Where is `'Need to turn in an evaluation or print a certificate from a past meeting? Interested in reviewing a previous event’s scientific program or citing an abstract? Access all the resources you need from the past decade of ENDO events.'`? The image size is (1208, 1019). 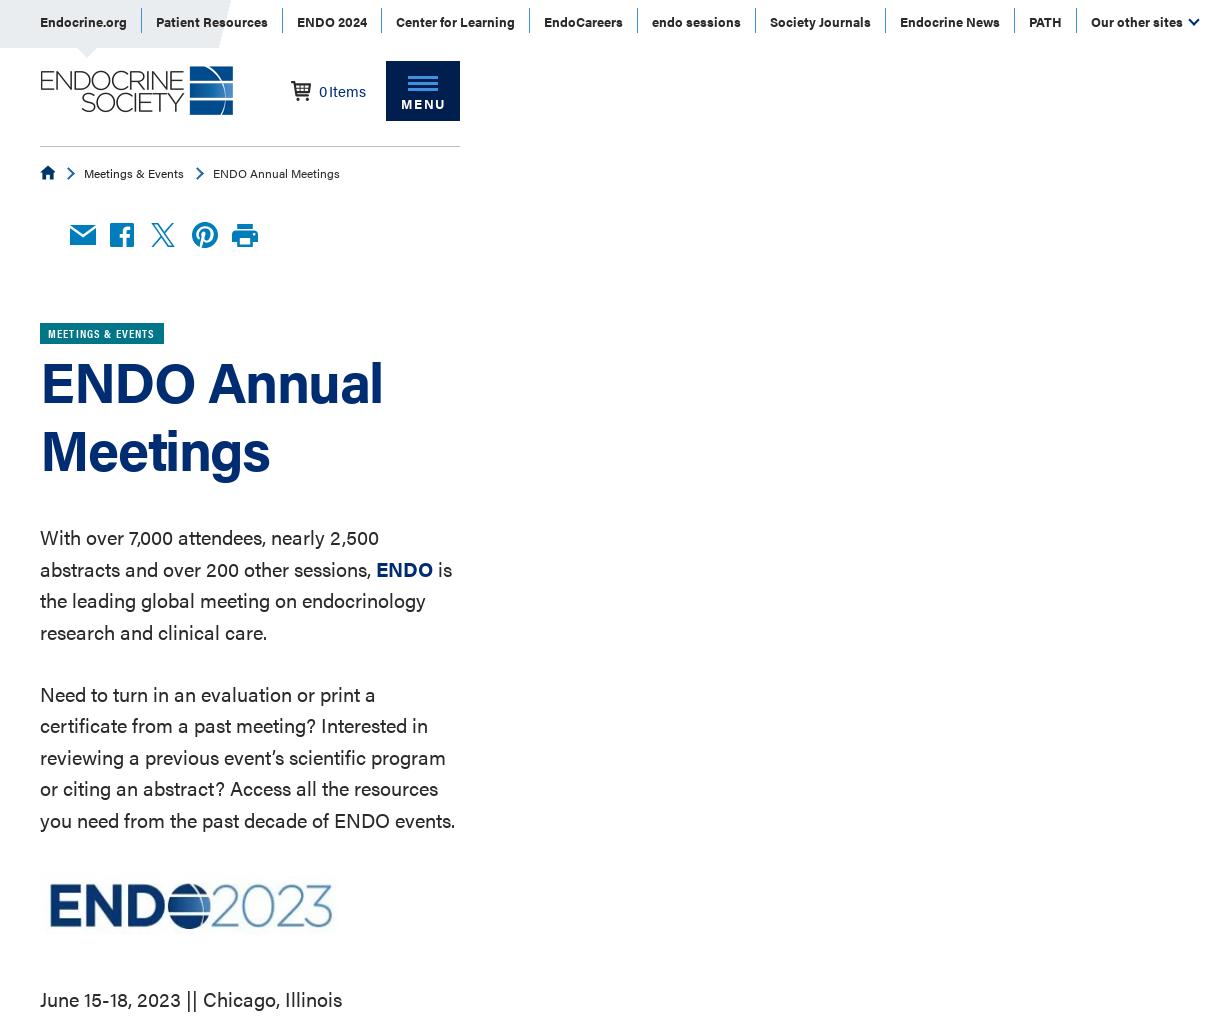 'Need to turn in an evaluation or print a certificate from a past meeting? Interested in reviewing a previous event’s scientific program or citing an abstract? Access all the resources you need from the past decade of ENDO events.' is located at coordinates (247, 754).